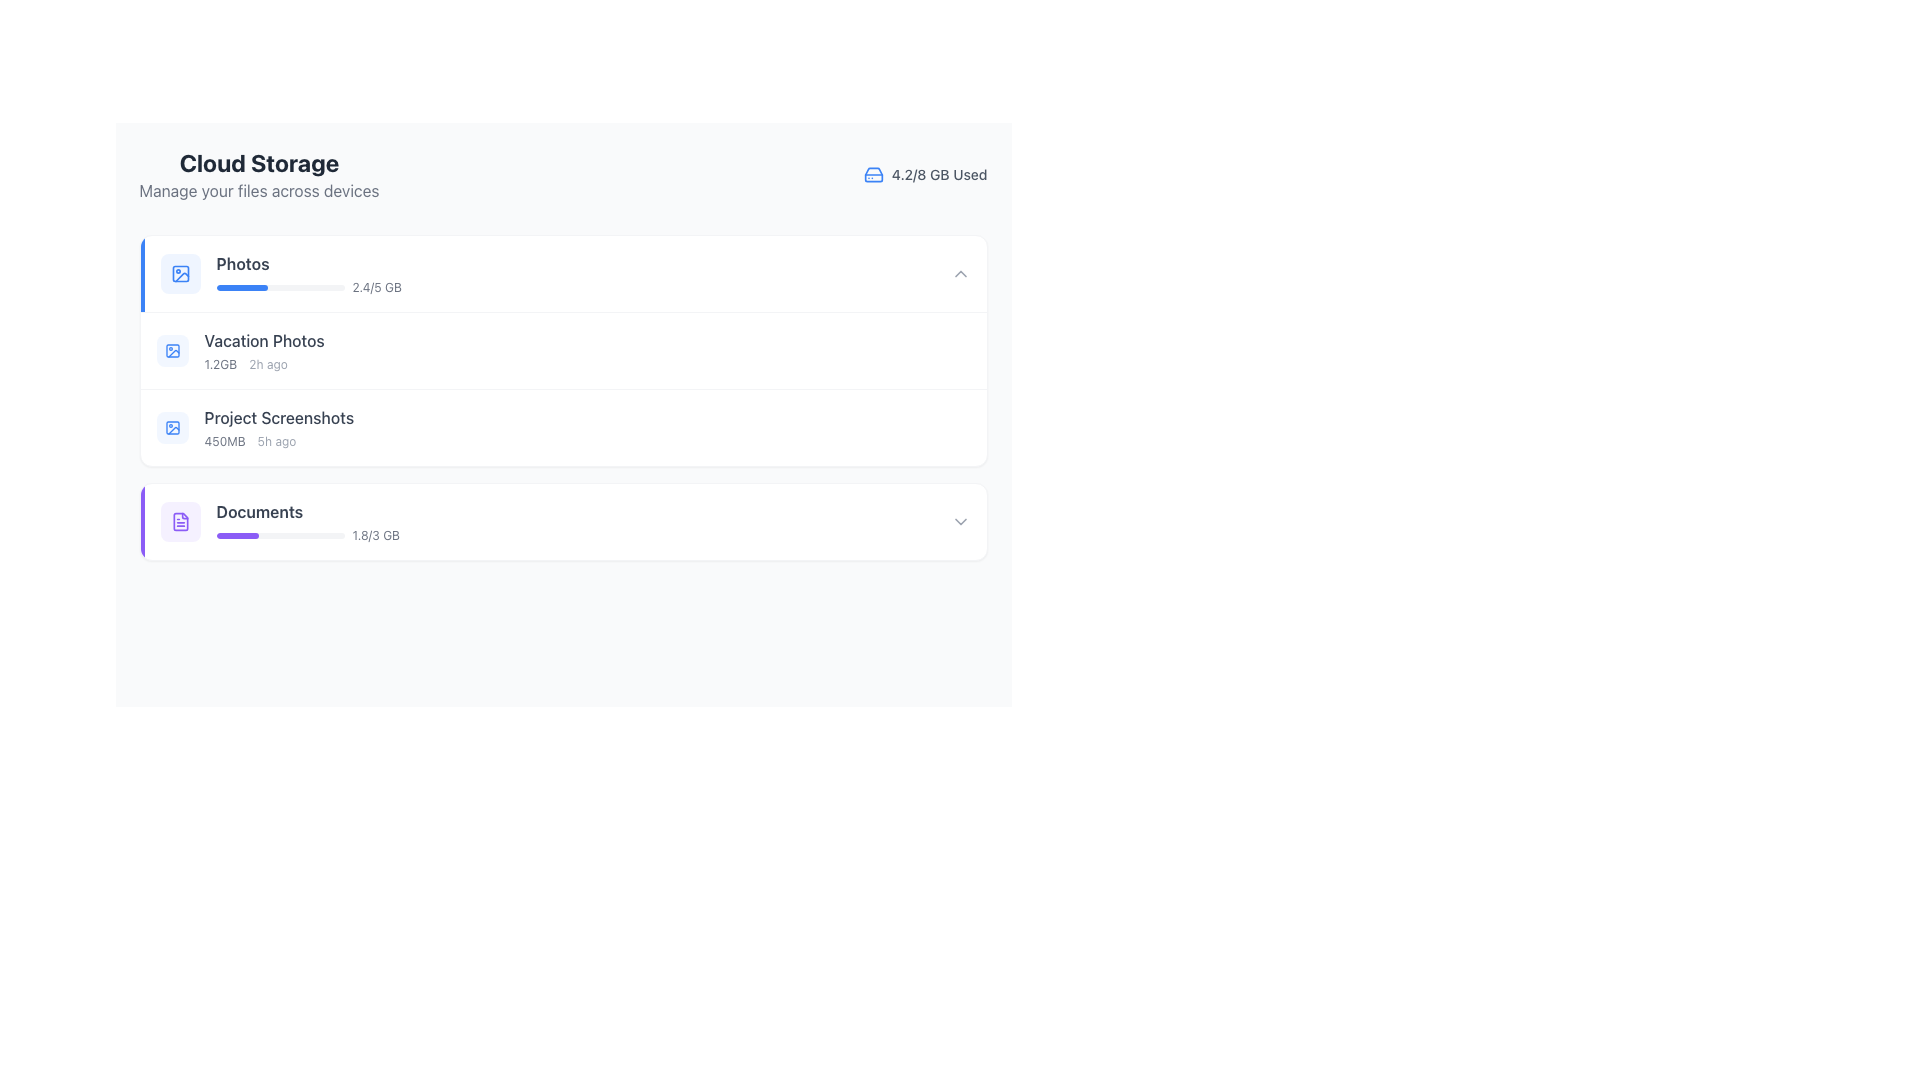  I want to click on the informative display block that indicates the storage usage for the 'Photos' category, which includes a progress bar and labels, located within the first row of the storage section, so click(308, 273).